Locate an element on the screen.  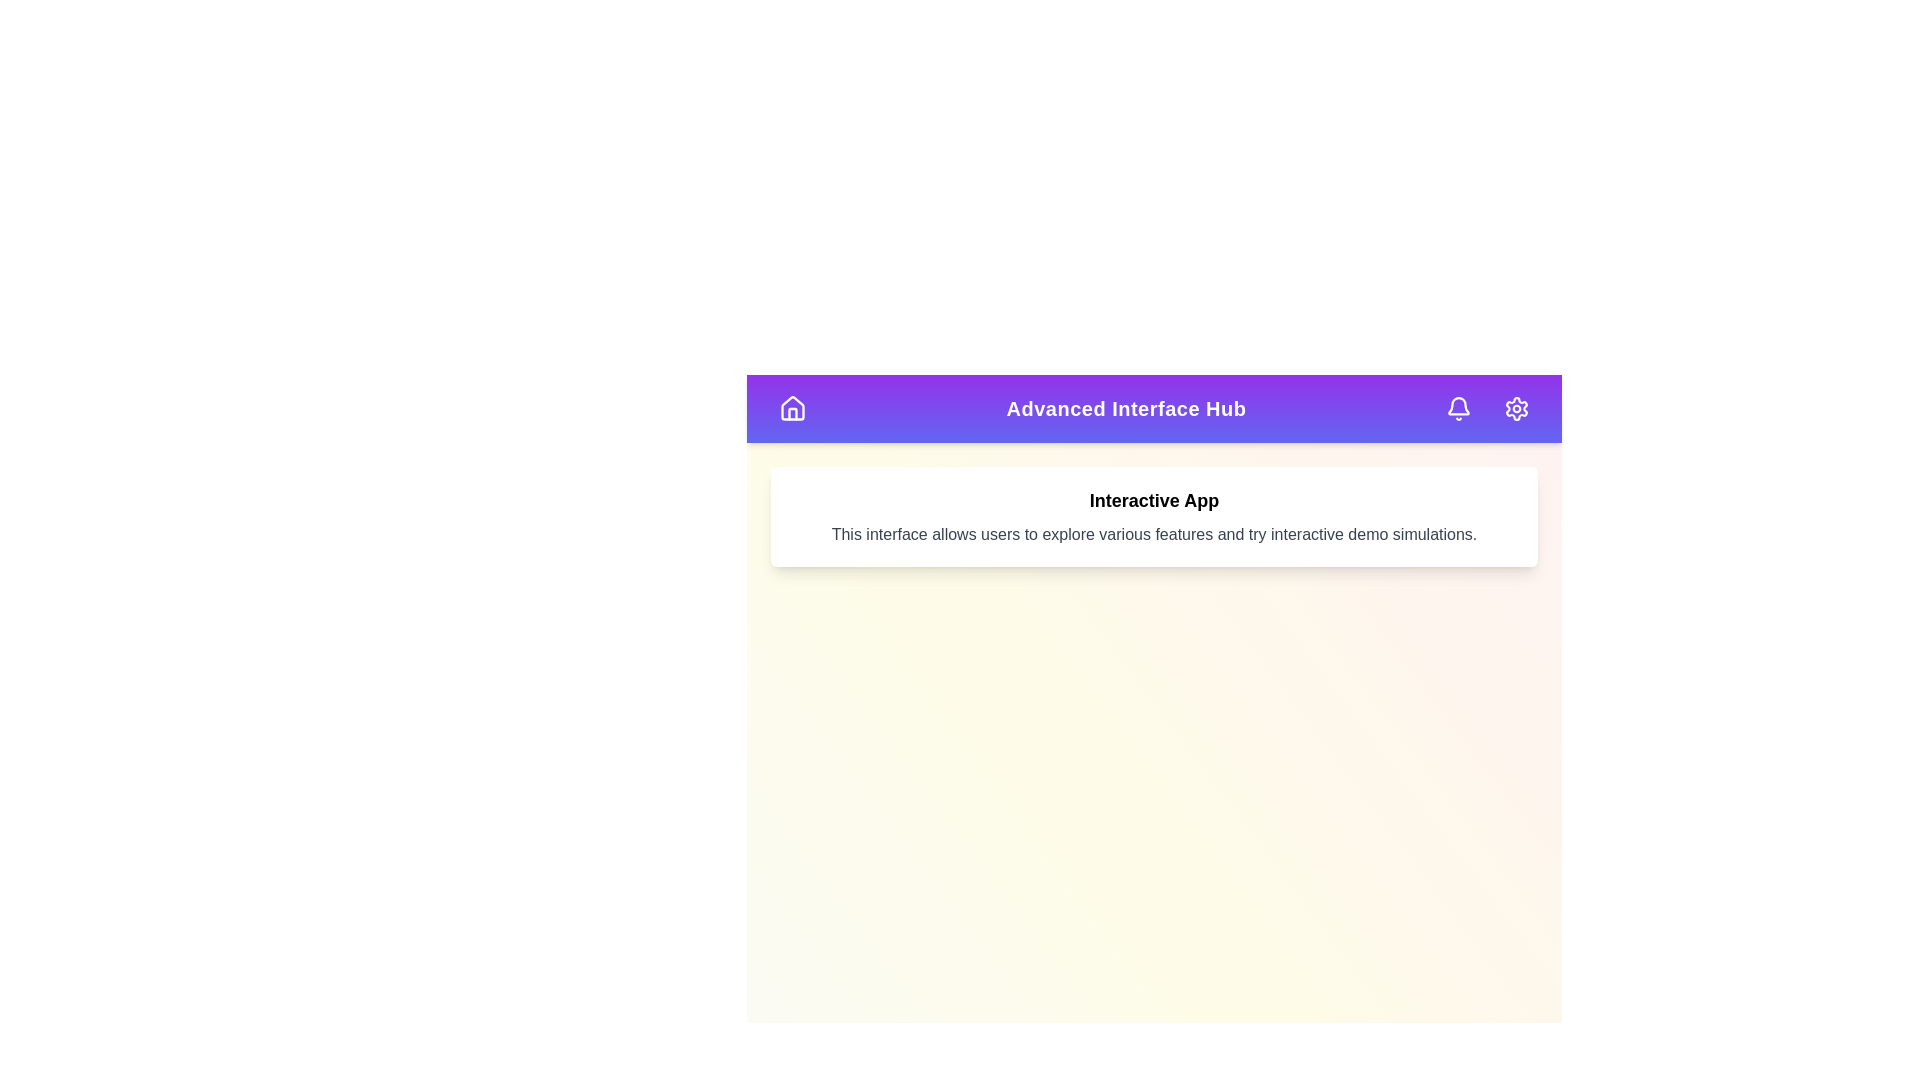
the home button to navigate to the homepage is located at coordinates (791, 407).